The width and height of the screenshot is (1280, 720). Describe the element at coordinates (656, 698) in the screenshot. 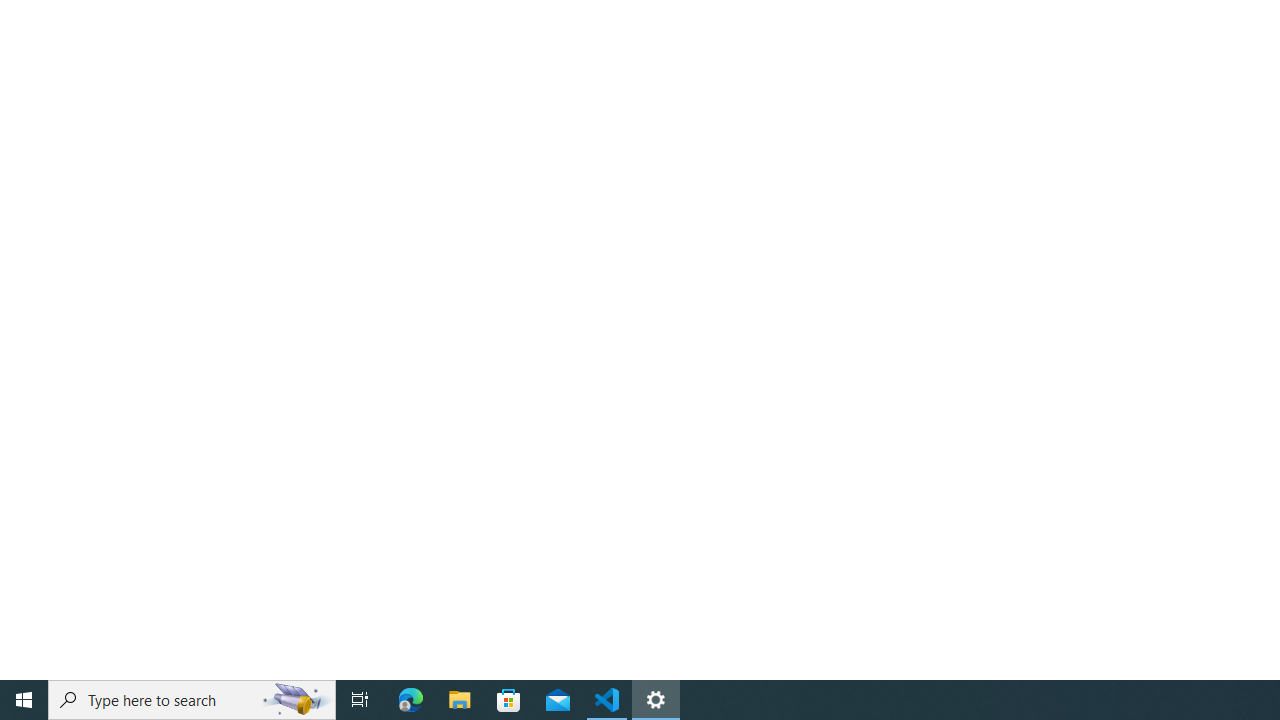

I see `'Settings - 1 running window'` at that location.